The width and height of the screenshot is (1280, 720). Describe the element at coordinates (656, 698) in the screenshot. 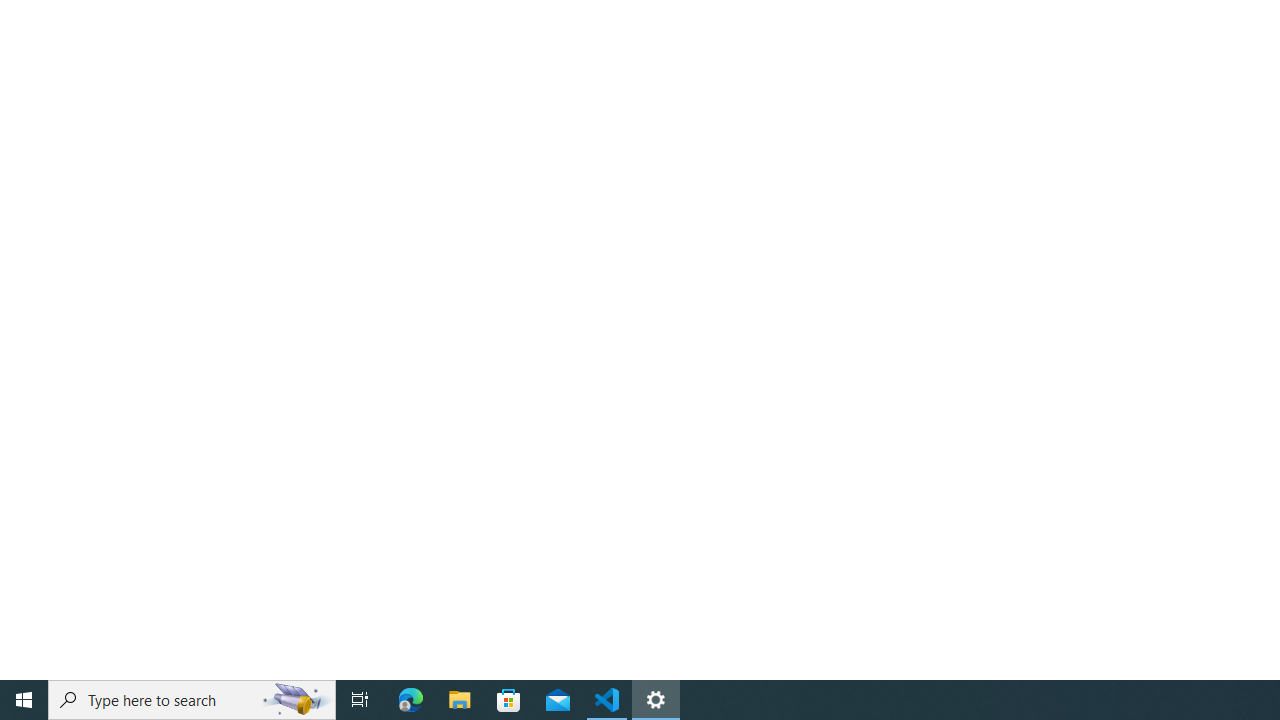

I see `'Settings - 1 running window'` at that location.